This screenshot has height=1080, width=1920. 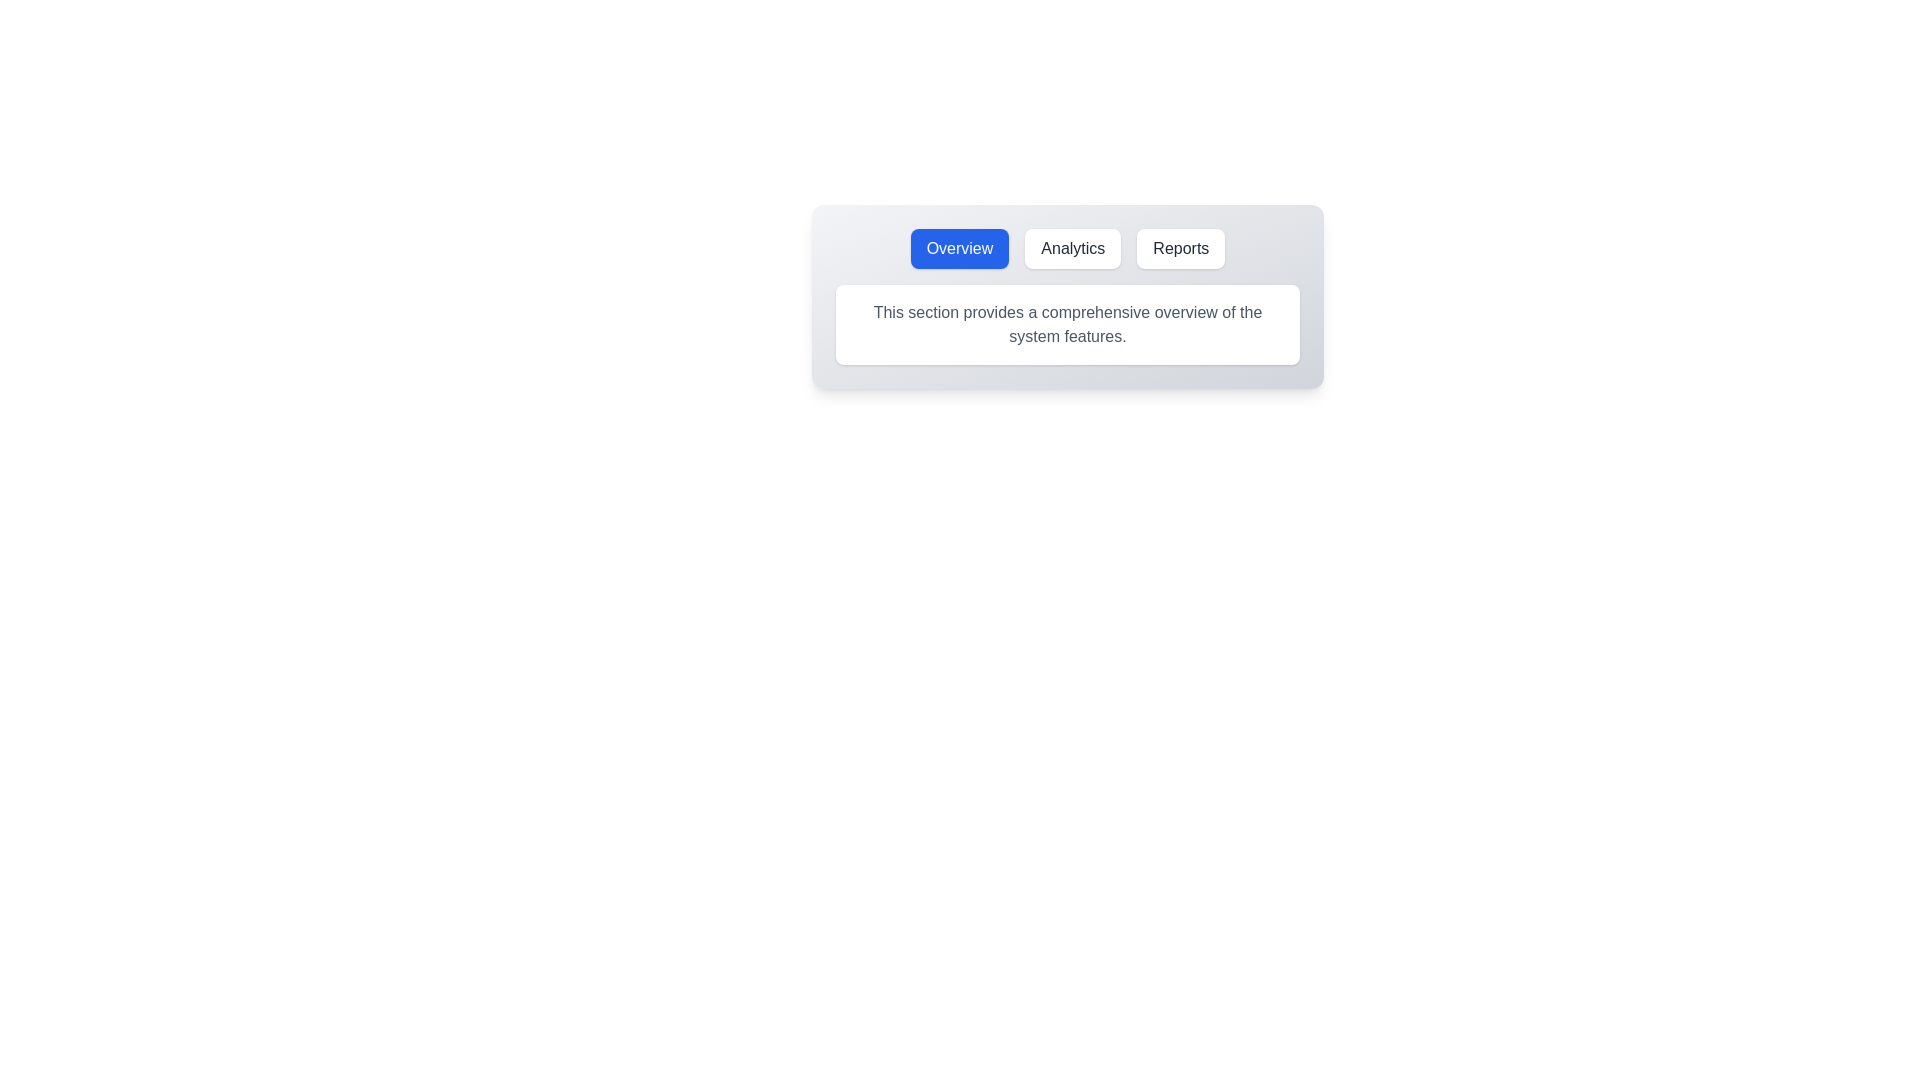 I want to click on the Overview tab by clicking its button, so click(x=960, y=248).